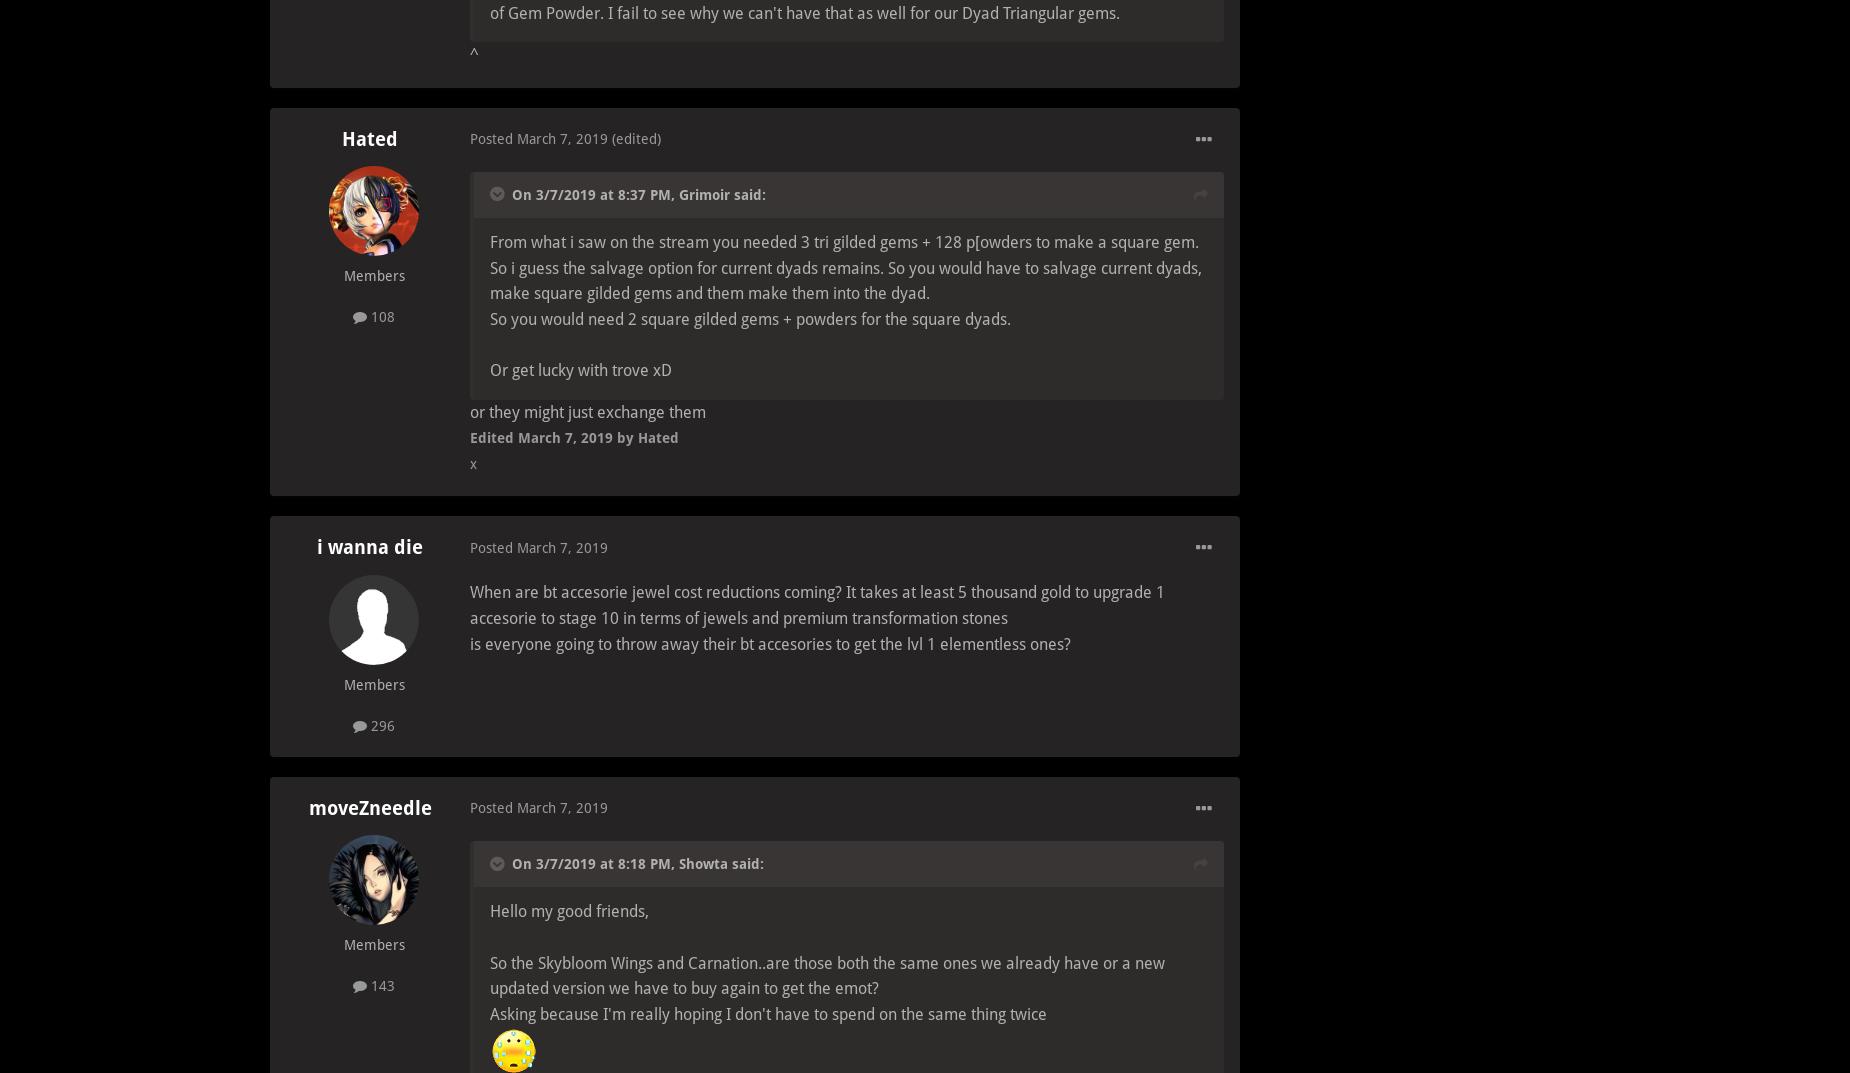 The image size is (1850, 1073). I want to click on 'On 3/7/2019 at 8:37 PM,', so click(595, 193).